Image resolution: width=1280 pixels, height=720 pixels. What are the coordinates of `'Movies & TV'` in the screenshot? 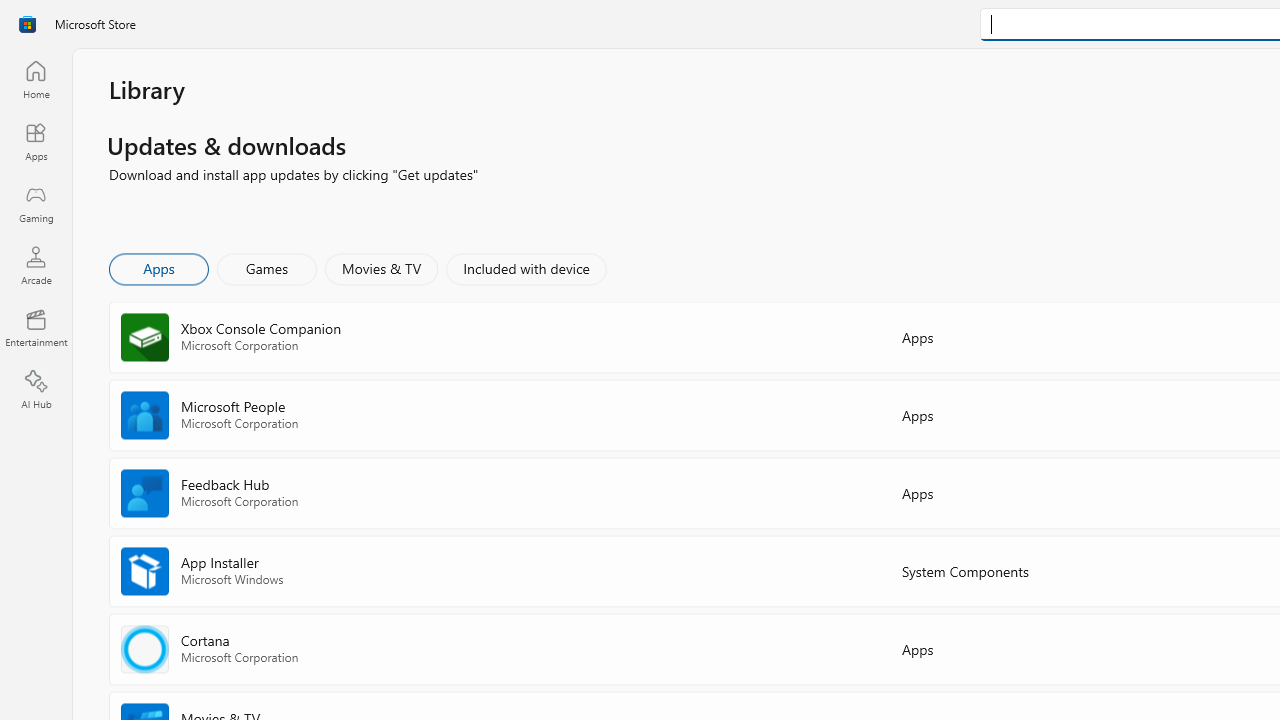 It's located at (381, 267).